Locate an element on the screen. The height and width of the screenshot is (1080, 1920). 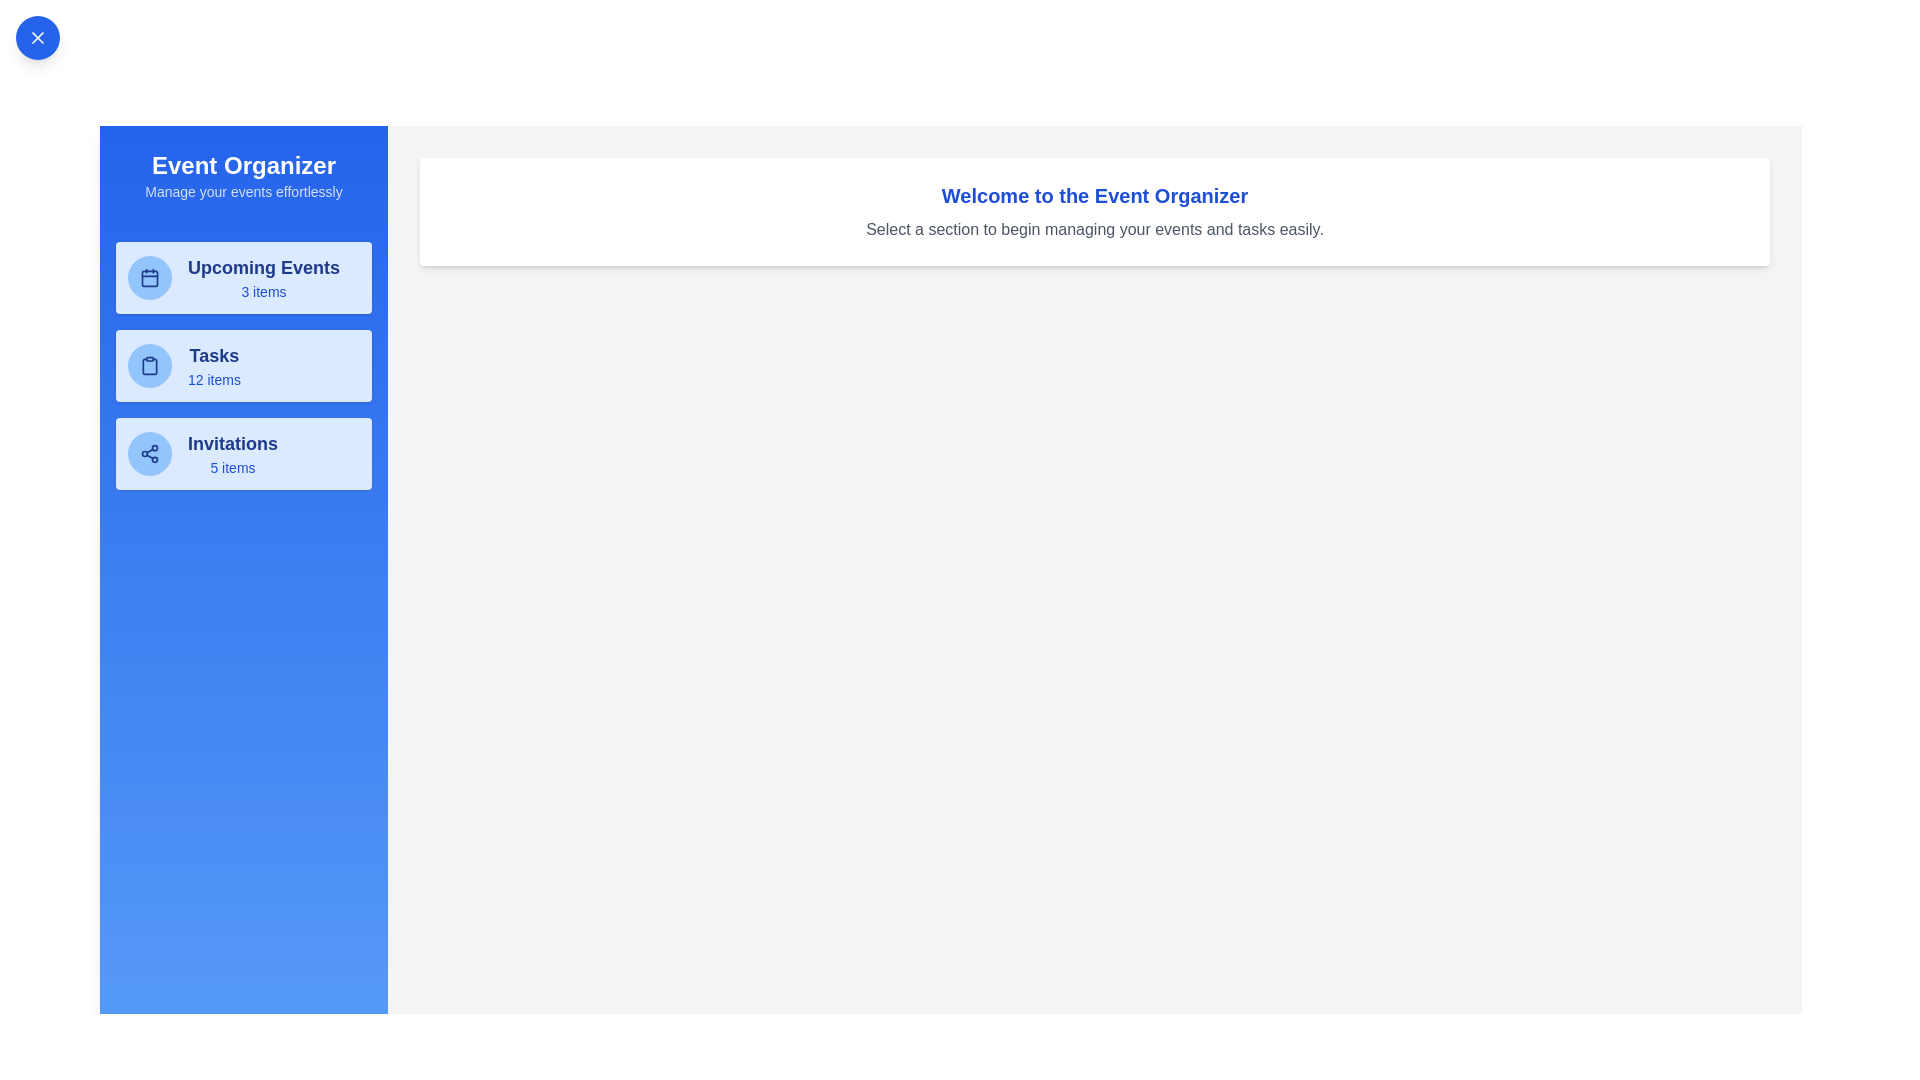
the 'Upcoming Events' card to navigate to the 'Upcoming Events' section is located at coordinates (243, 277).